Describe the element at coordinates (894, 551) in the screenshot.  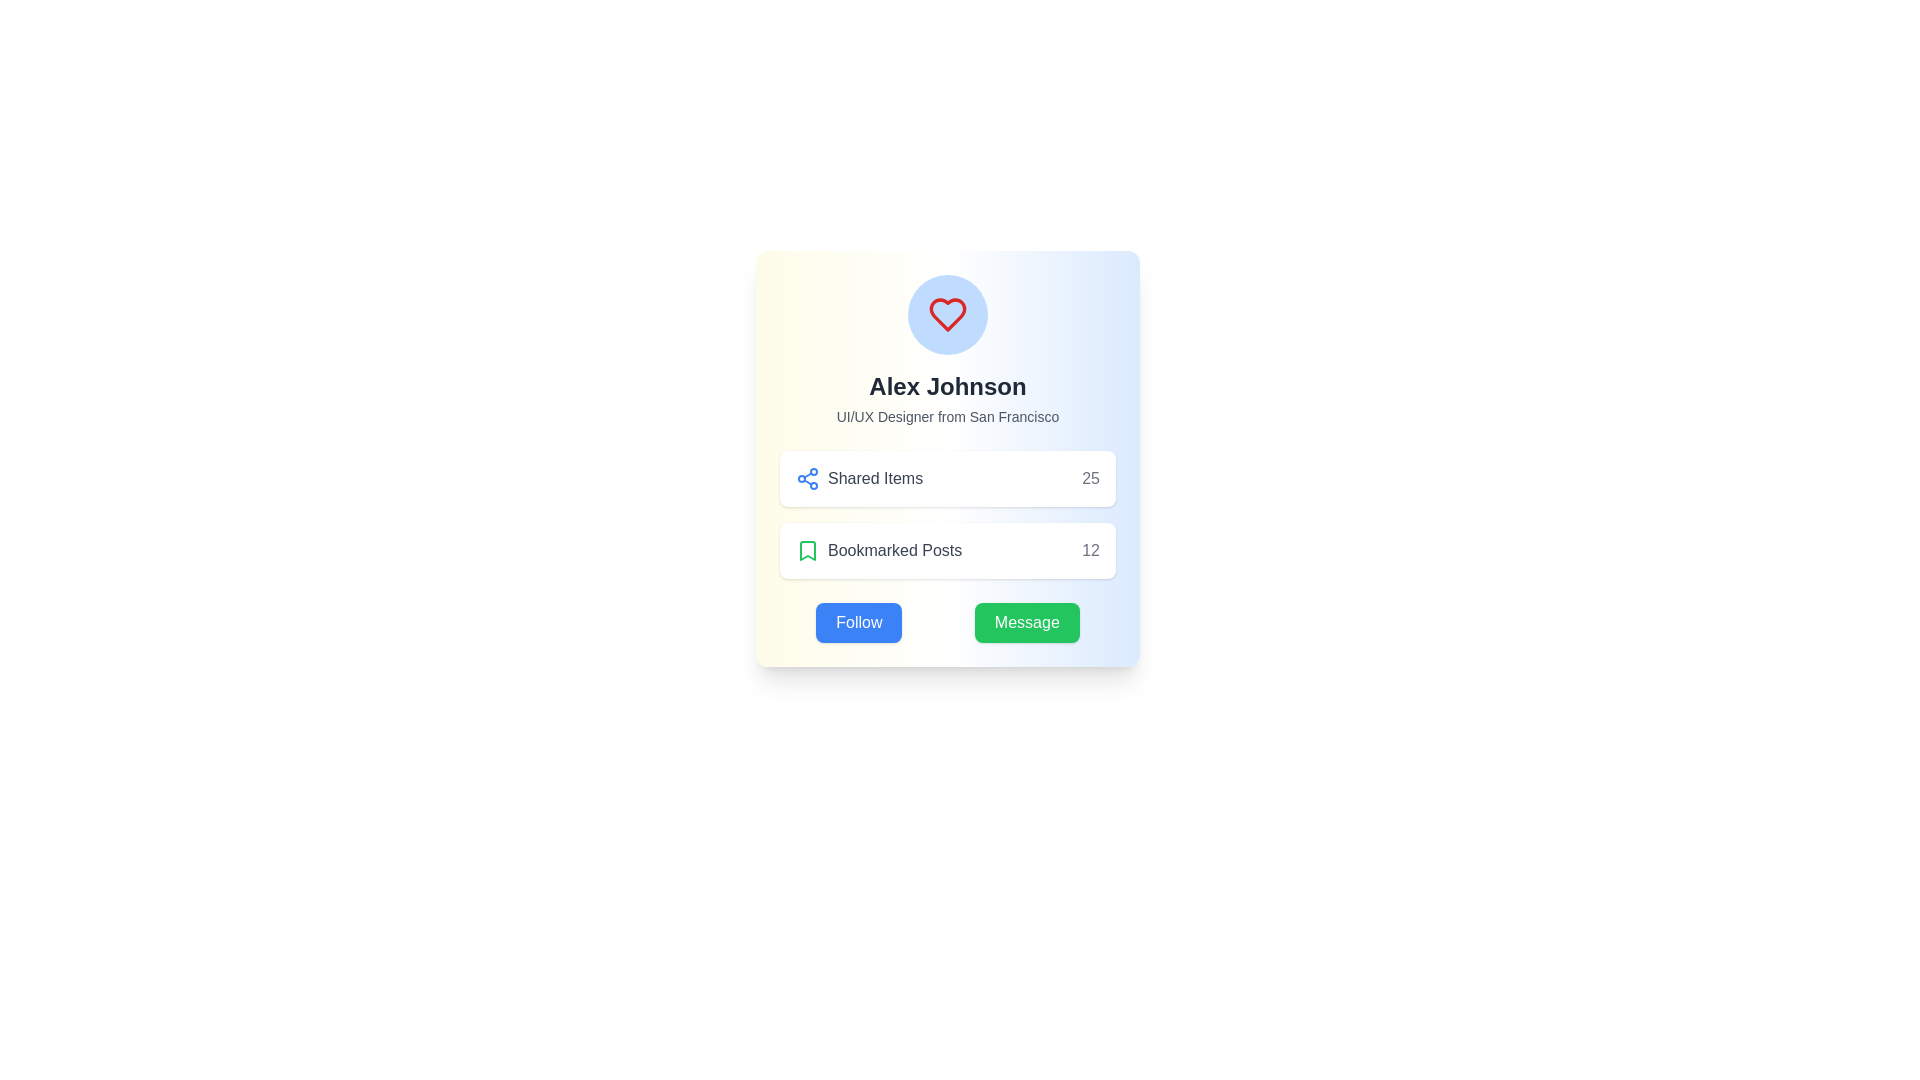
I see `the text label that describes saved or marked posts, located to the right of a green bookmark icon in the second row of a card layout` at that location.